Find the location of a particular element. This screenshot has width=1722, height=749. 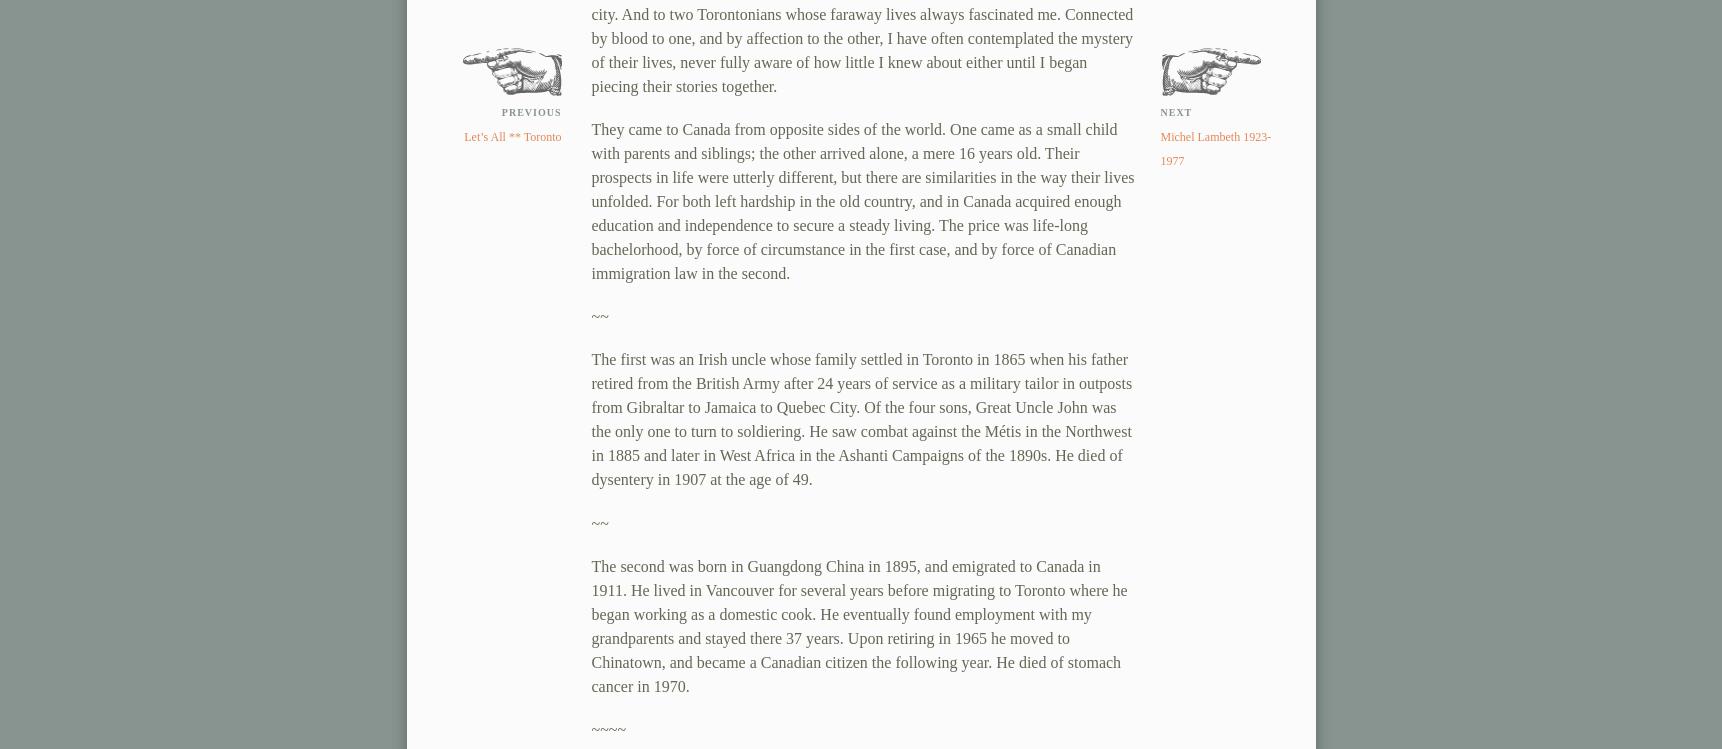

'previous' is located at coordinates (531, 112).